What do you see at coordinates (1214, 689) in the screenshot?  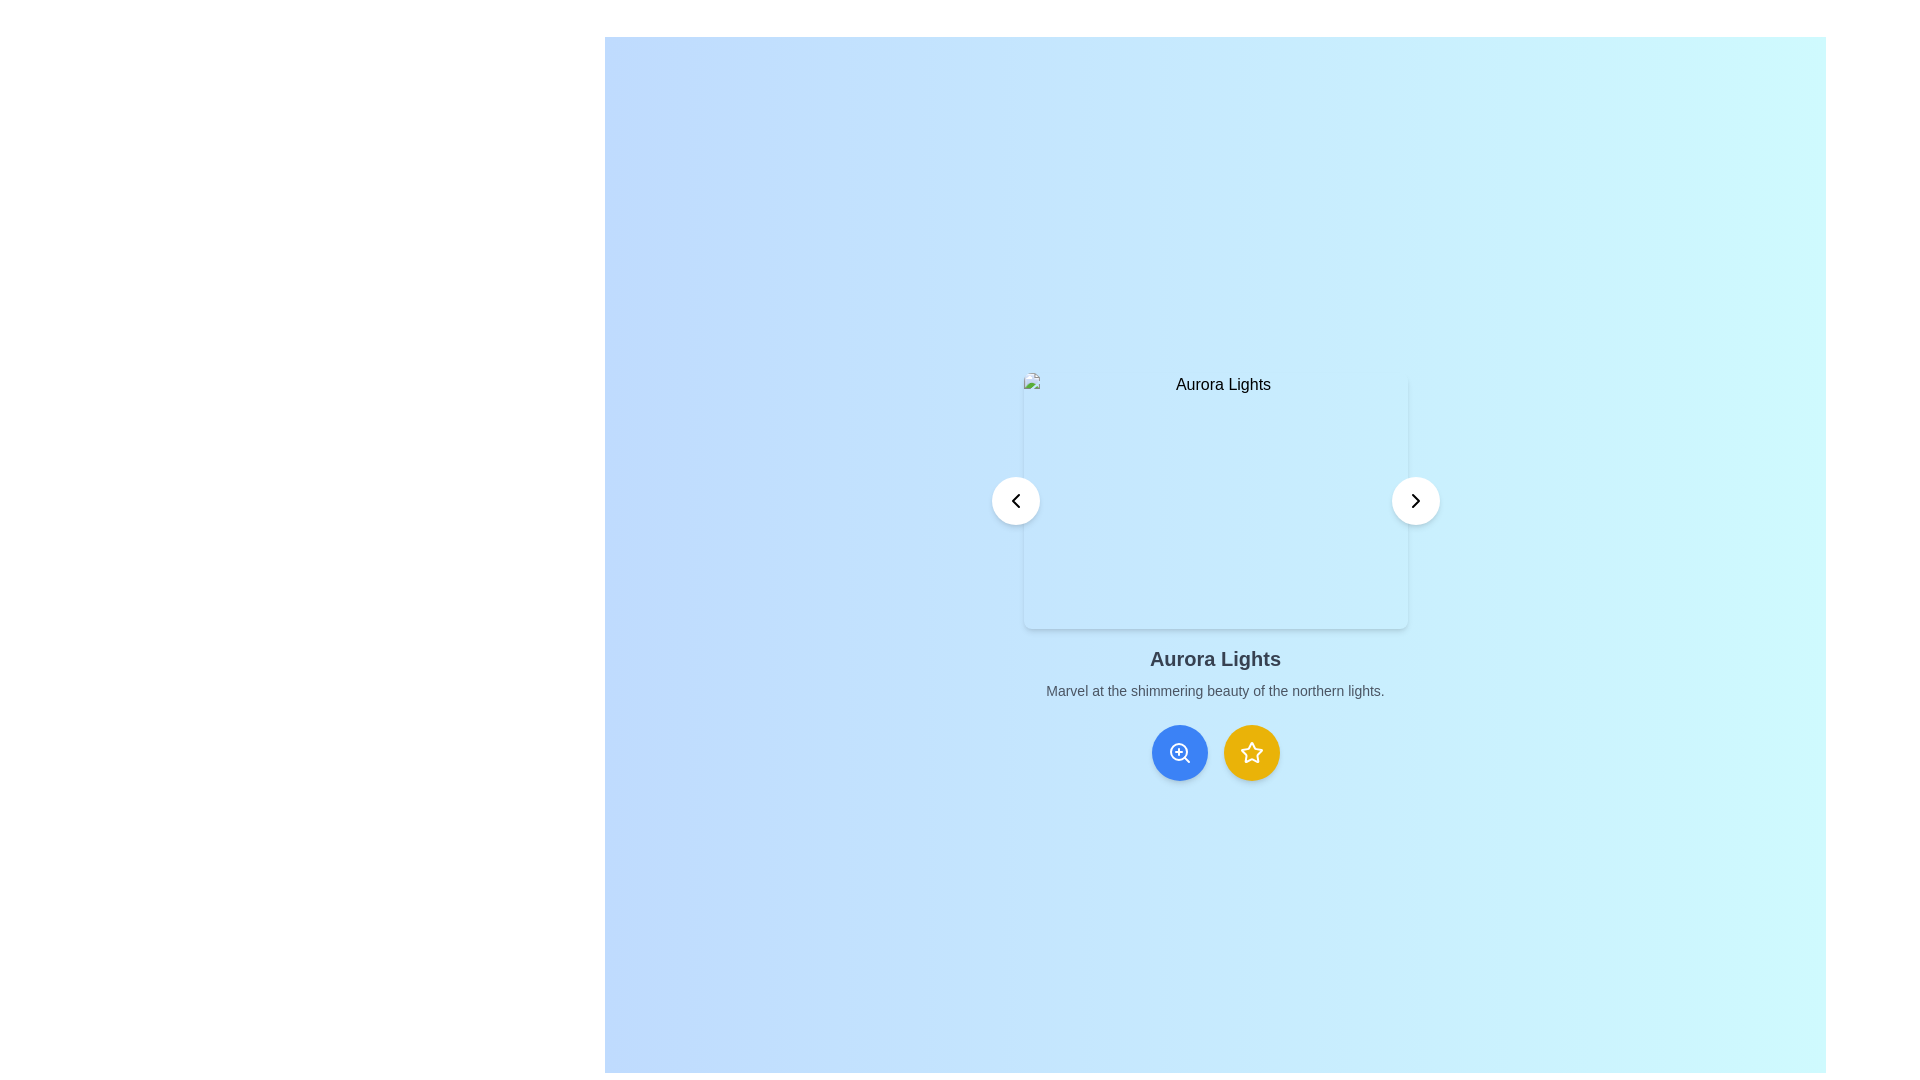 I see `the text label providing descriptive information about 'Aurora Lights', which is located centrally beneath the main title` at bounding box center [1214, 689].